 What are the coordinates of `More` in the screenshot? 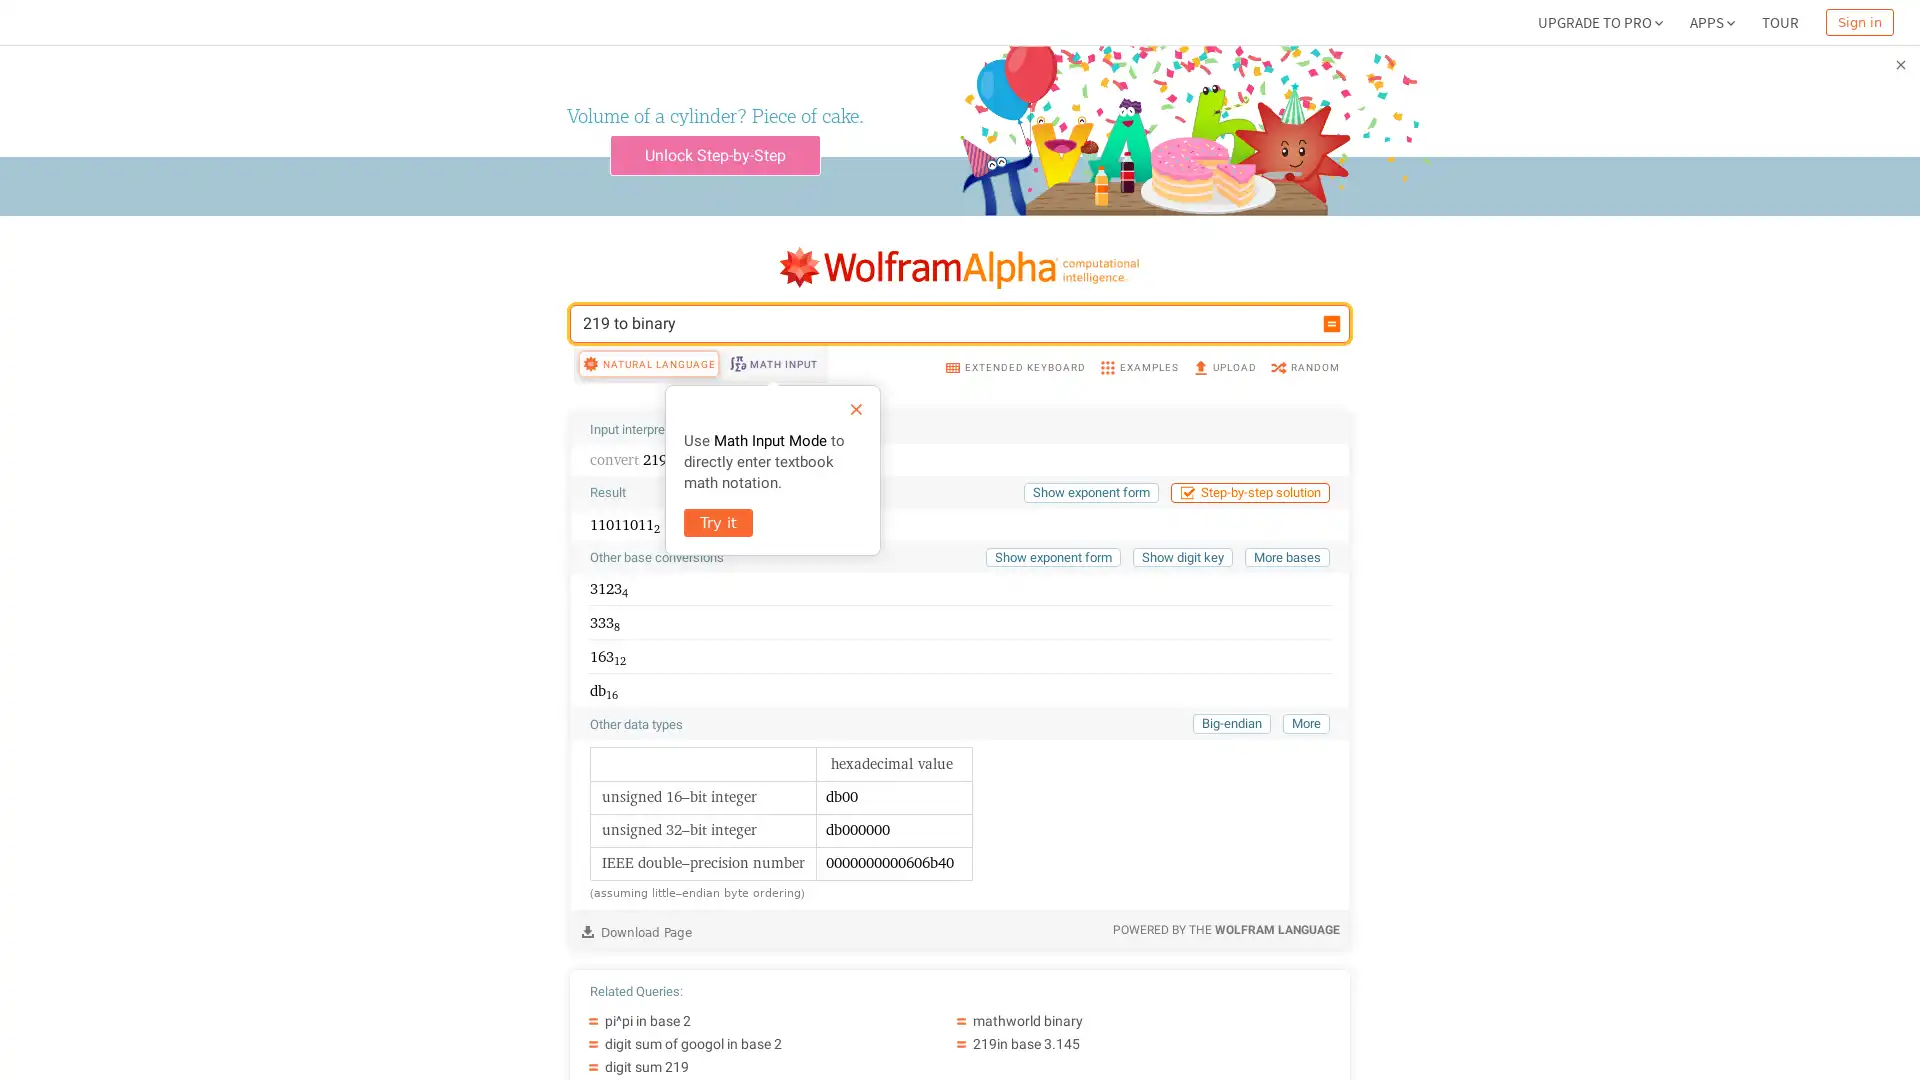 It's located at (1306, 763).